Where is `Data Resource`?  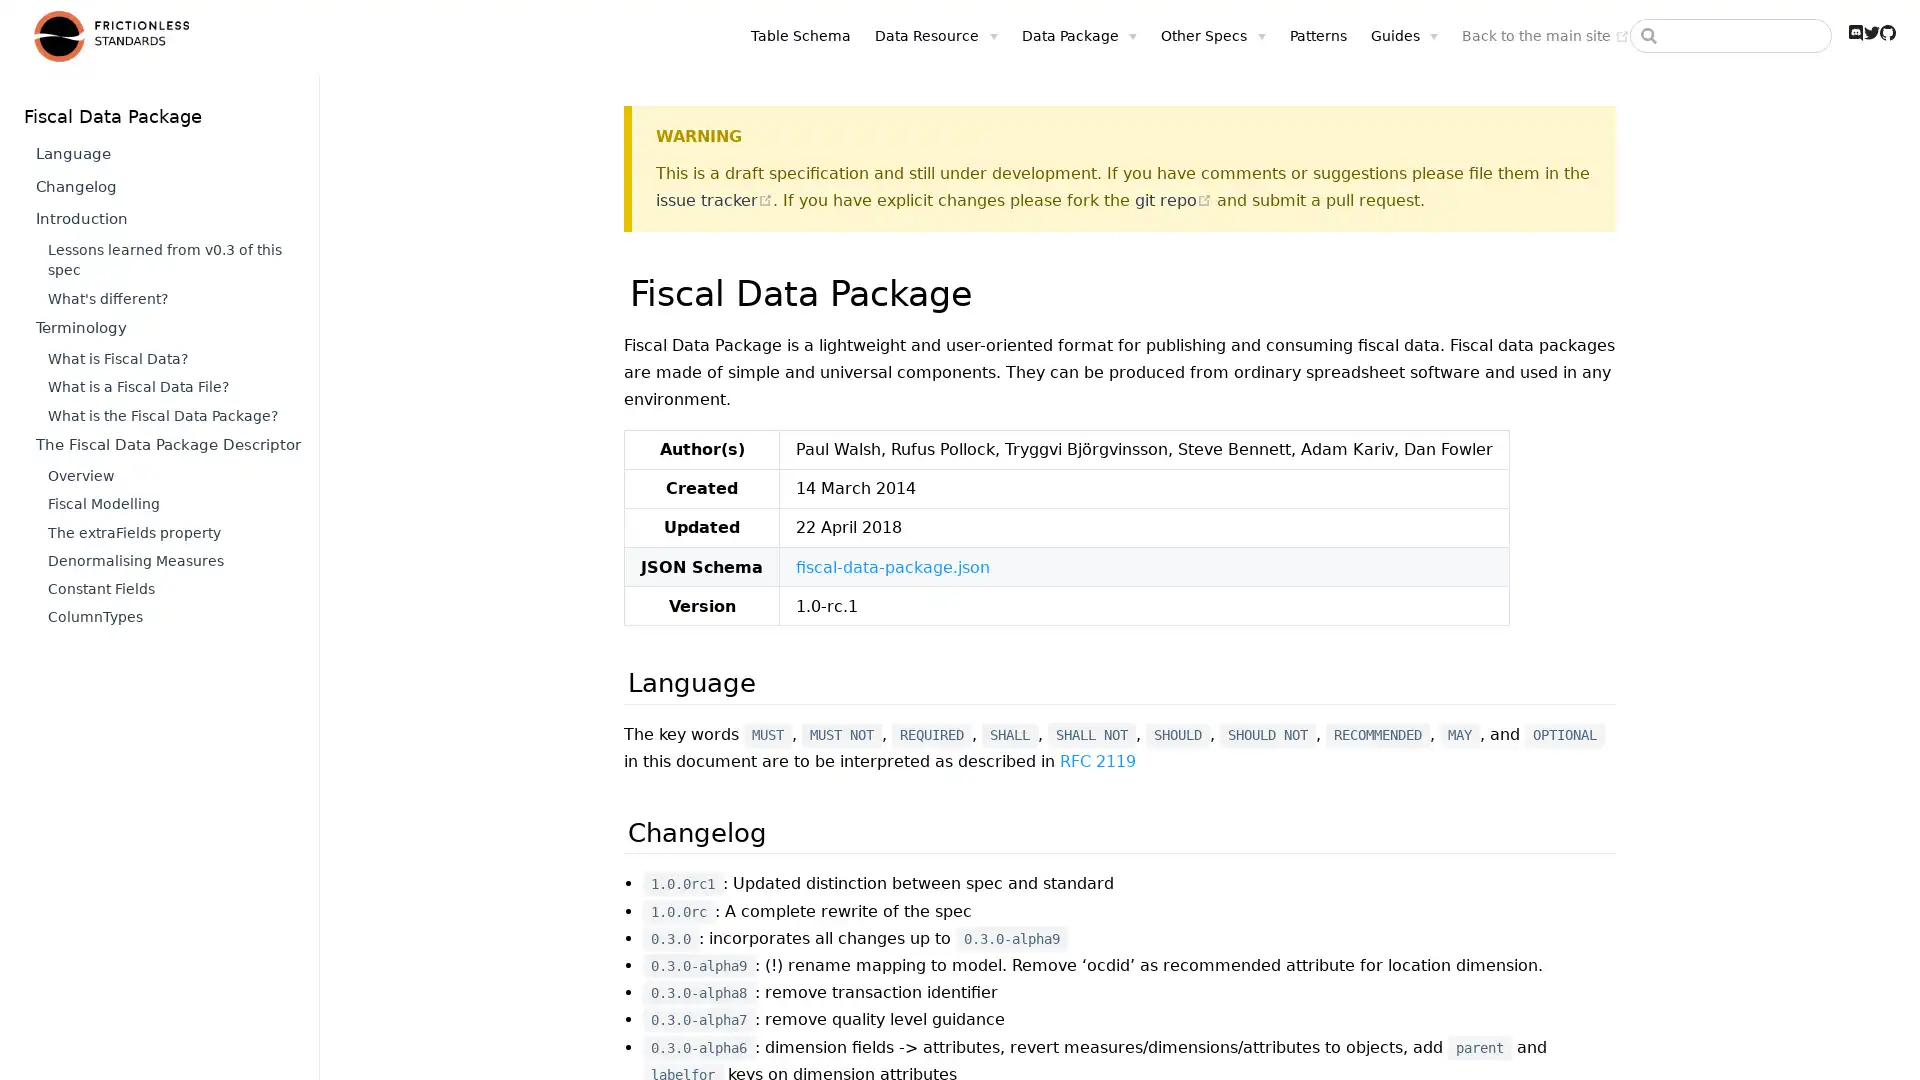 Data Resource is located at coordinates (935, 35).